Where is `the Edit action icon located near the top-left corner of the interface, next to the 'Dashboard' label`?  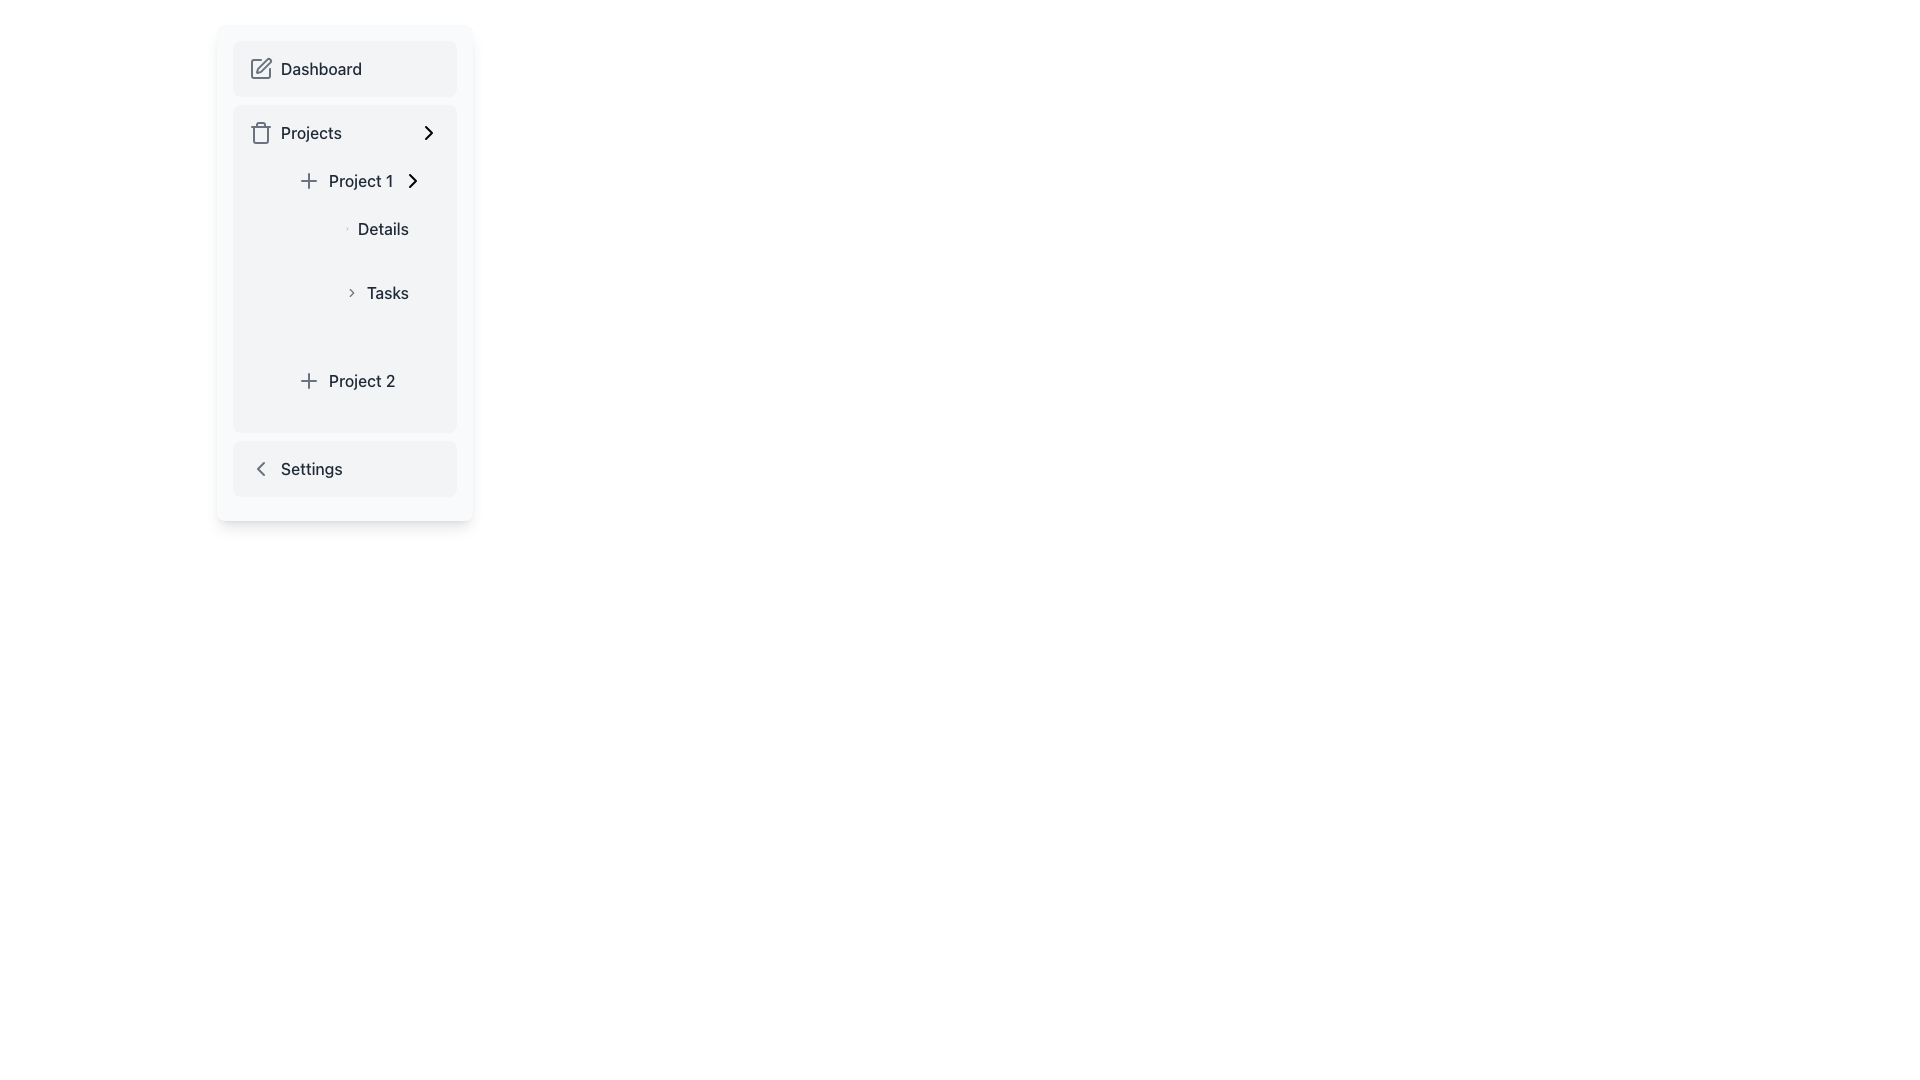 the Edit action icon located near the top-left corner of the interface, next to the 'Dashboard' label is located at coordinates (263, 64).